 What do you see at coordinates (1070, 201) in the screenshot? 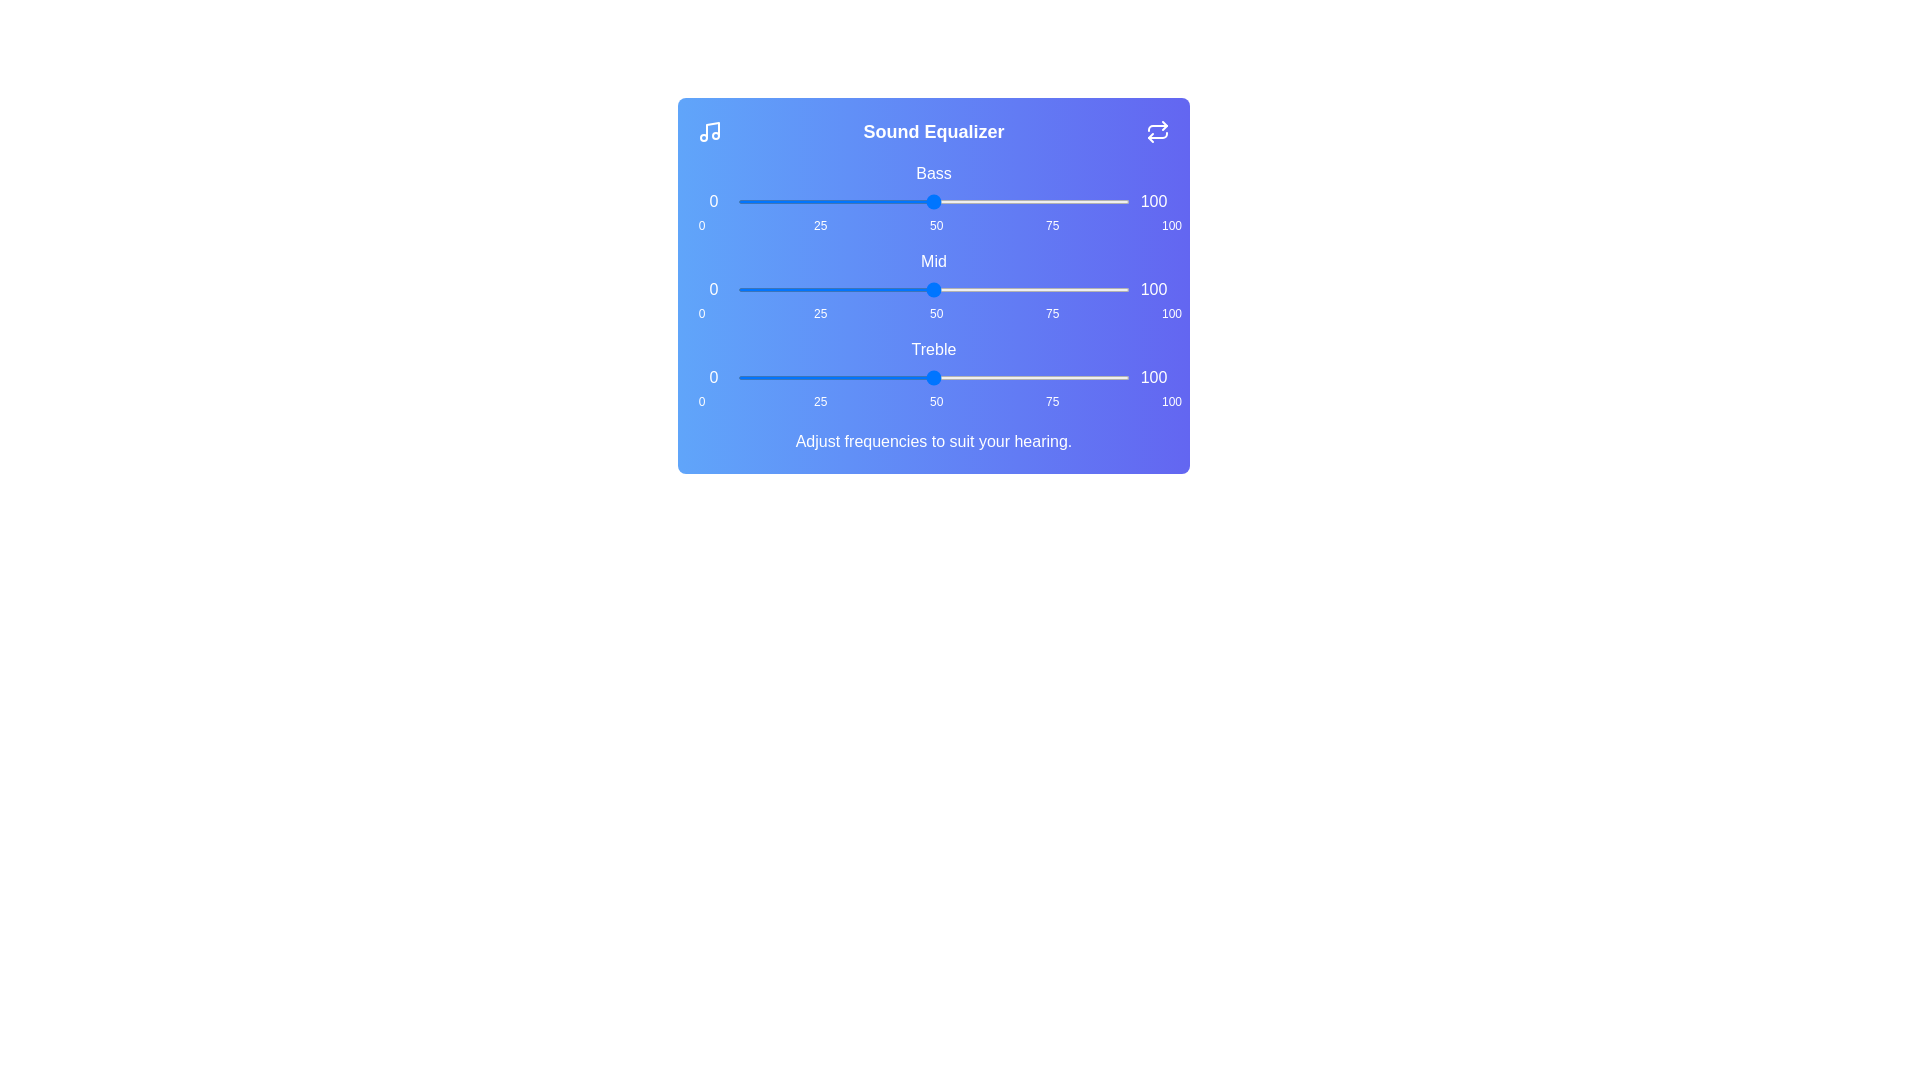
I see `the bass slider to 85%` at bounding box center [1070, 201].